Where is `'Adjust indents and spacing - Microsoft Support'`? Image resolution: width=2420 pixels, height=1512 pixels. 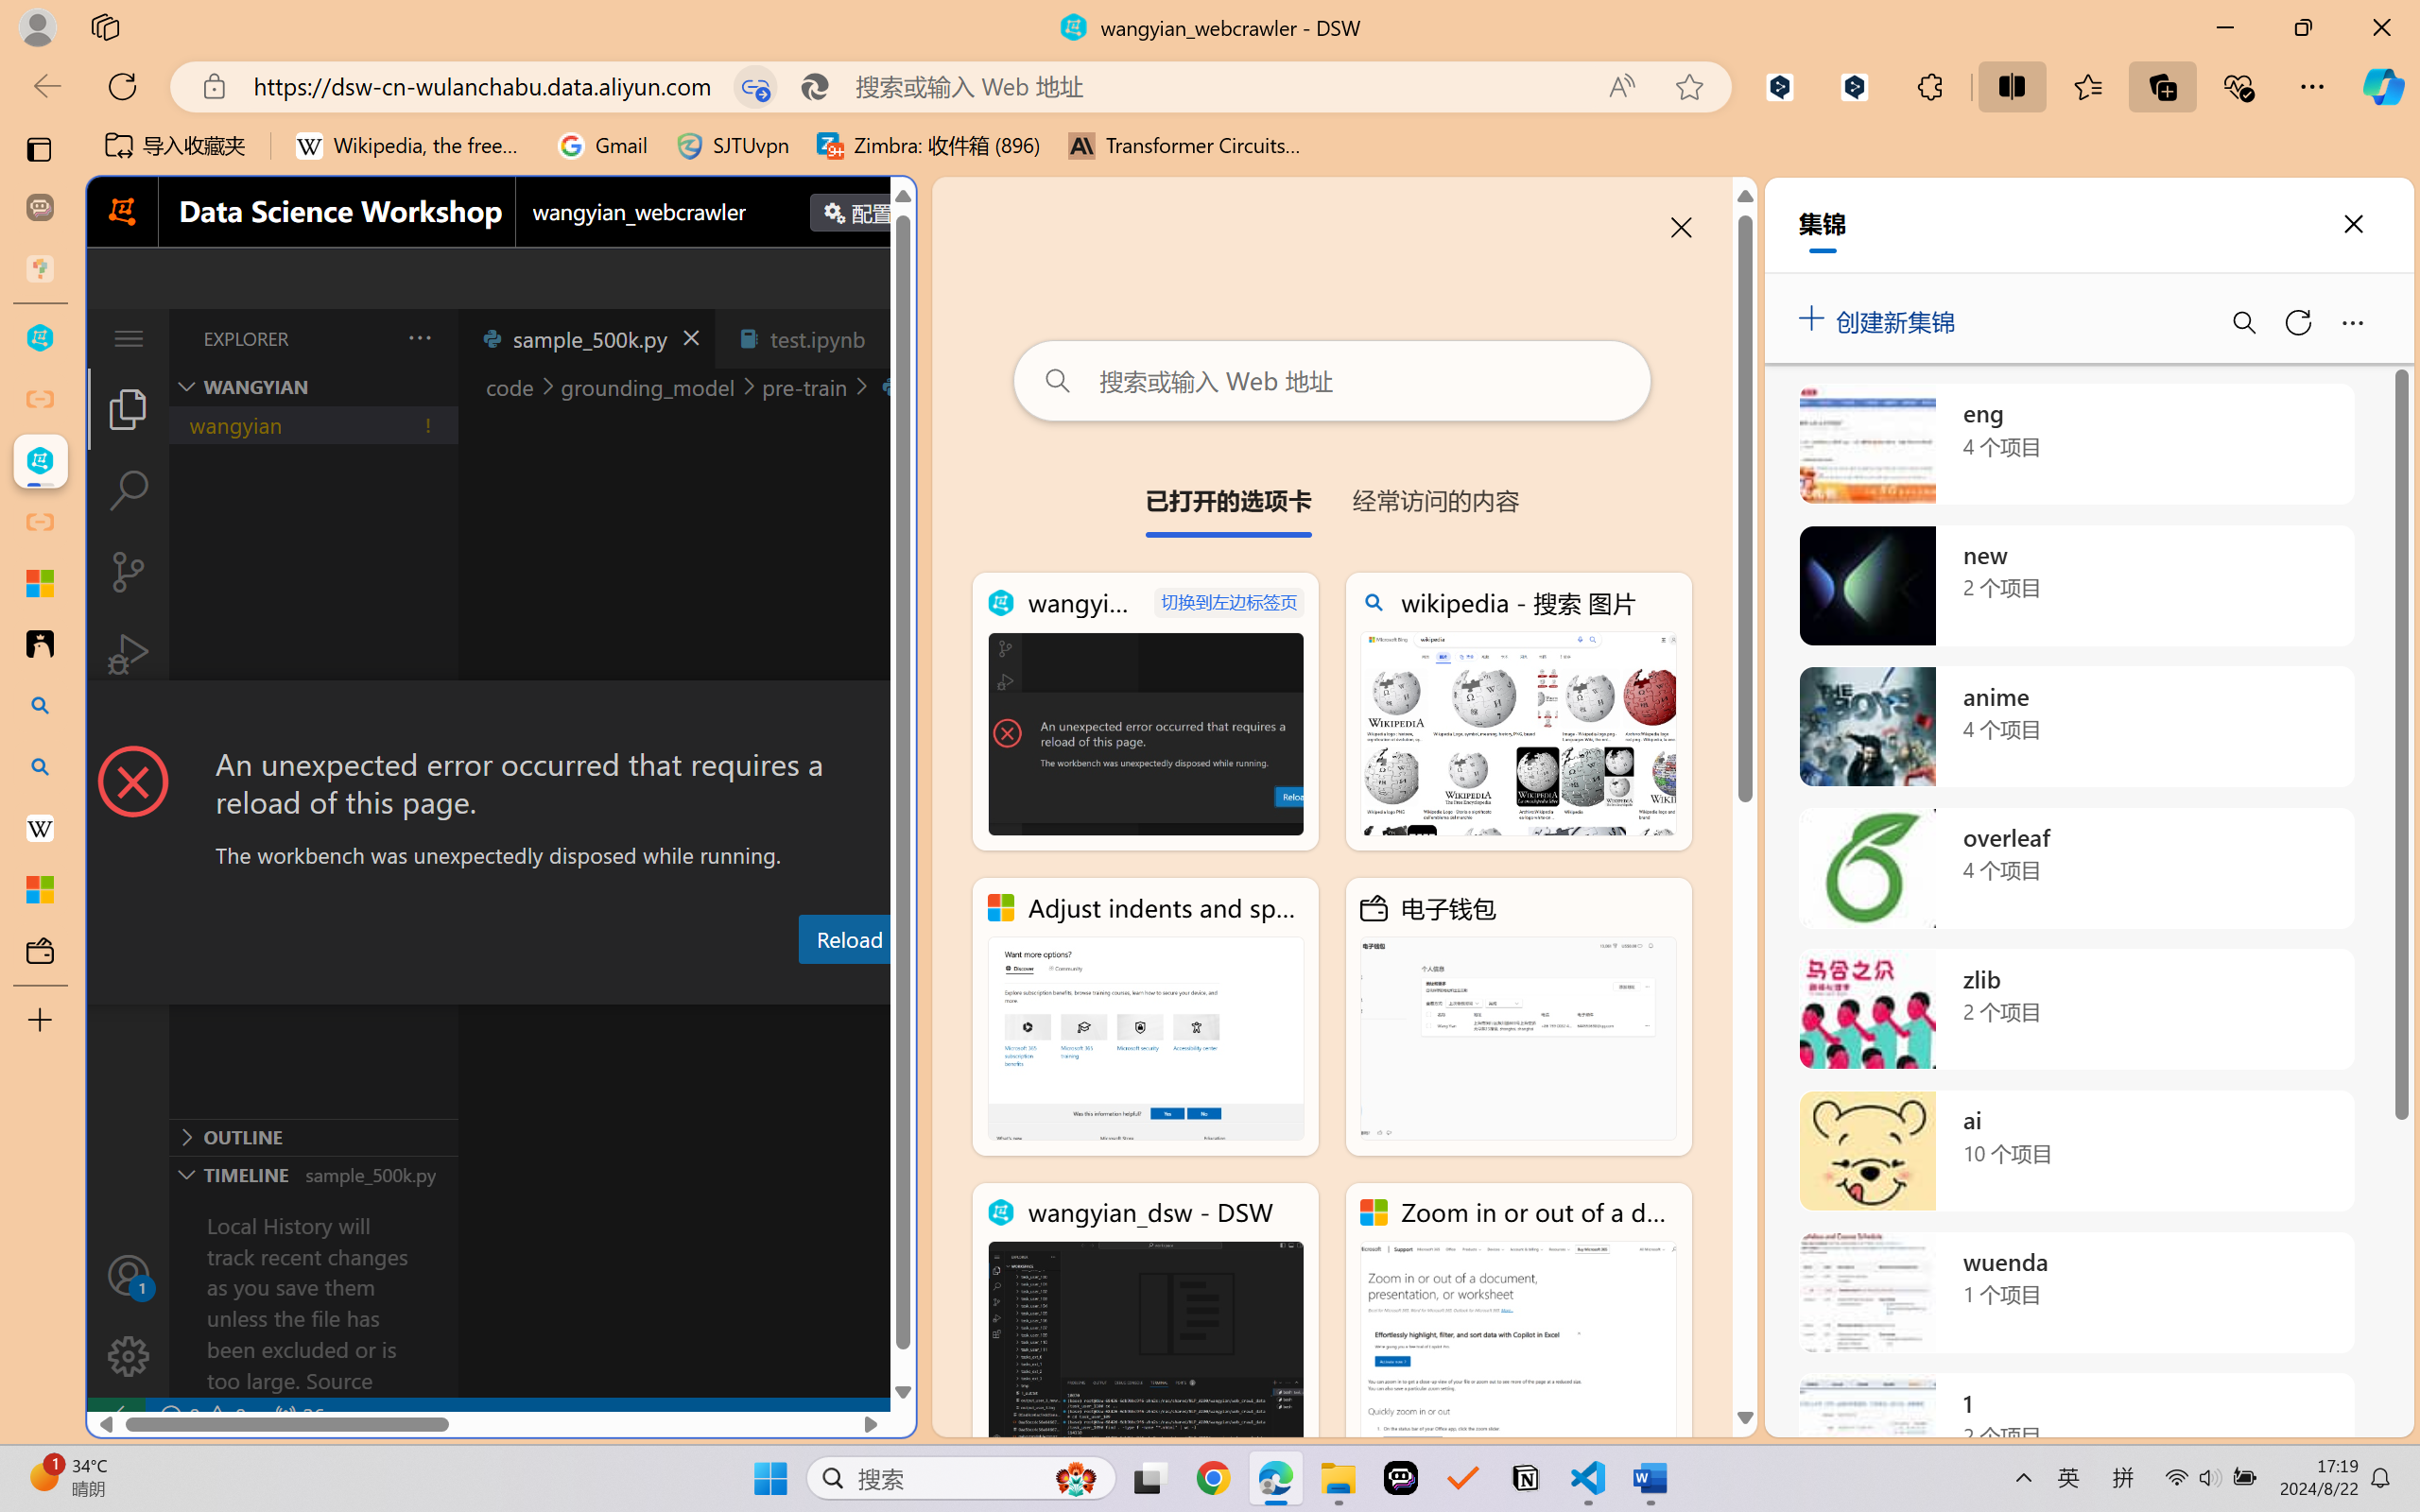
'Adjust indents and spacing - Microsoft Support' is located at coordinates (1145, 1017).